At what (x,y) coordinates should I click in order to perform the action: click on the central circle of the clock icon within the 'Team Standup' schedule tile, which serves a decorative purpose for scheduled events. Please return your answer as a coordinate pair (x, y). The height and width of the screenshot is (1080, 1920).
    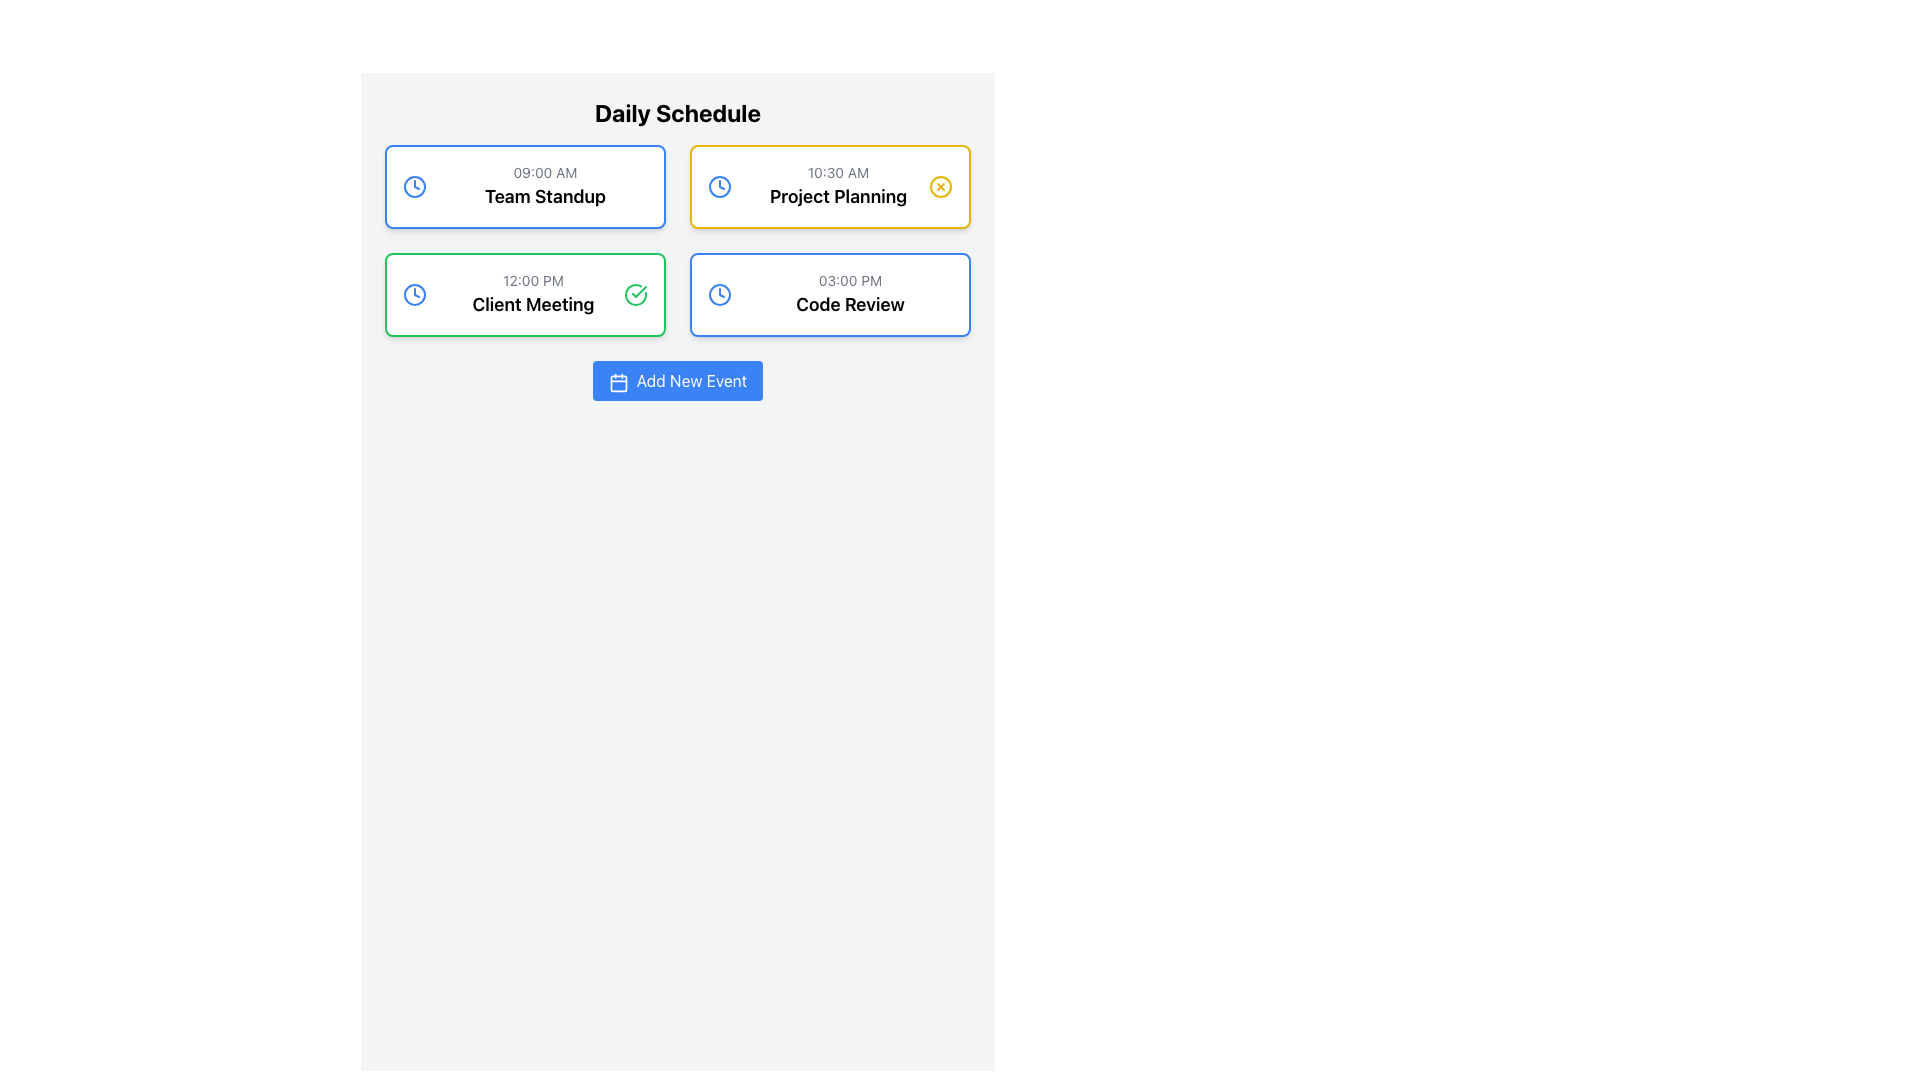
    Looking at the image, I should click on (413, 294).